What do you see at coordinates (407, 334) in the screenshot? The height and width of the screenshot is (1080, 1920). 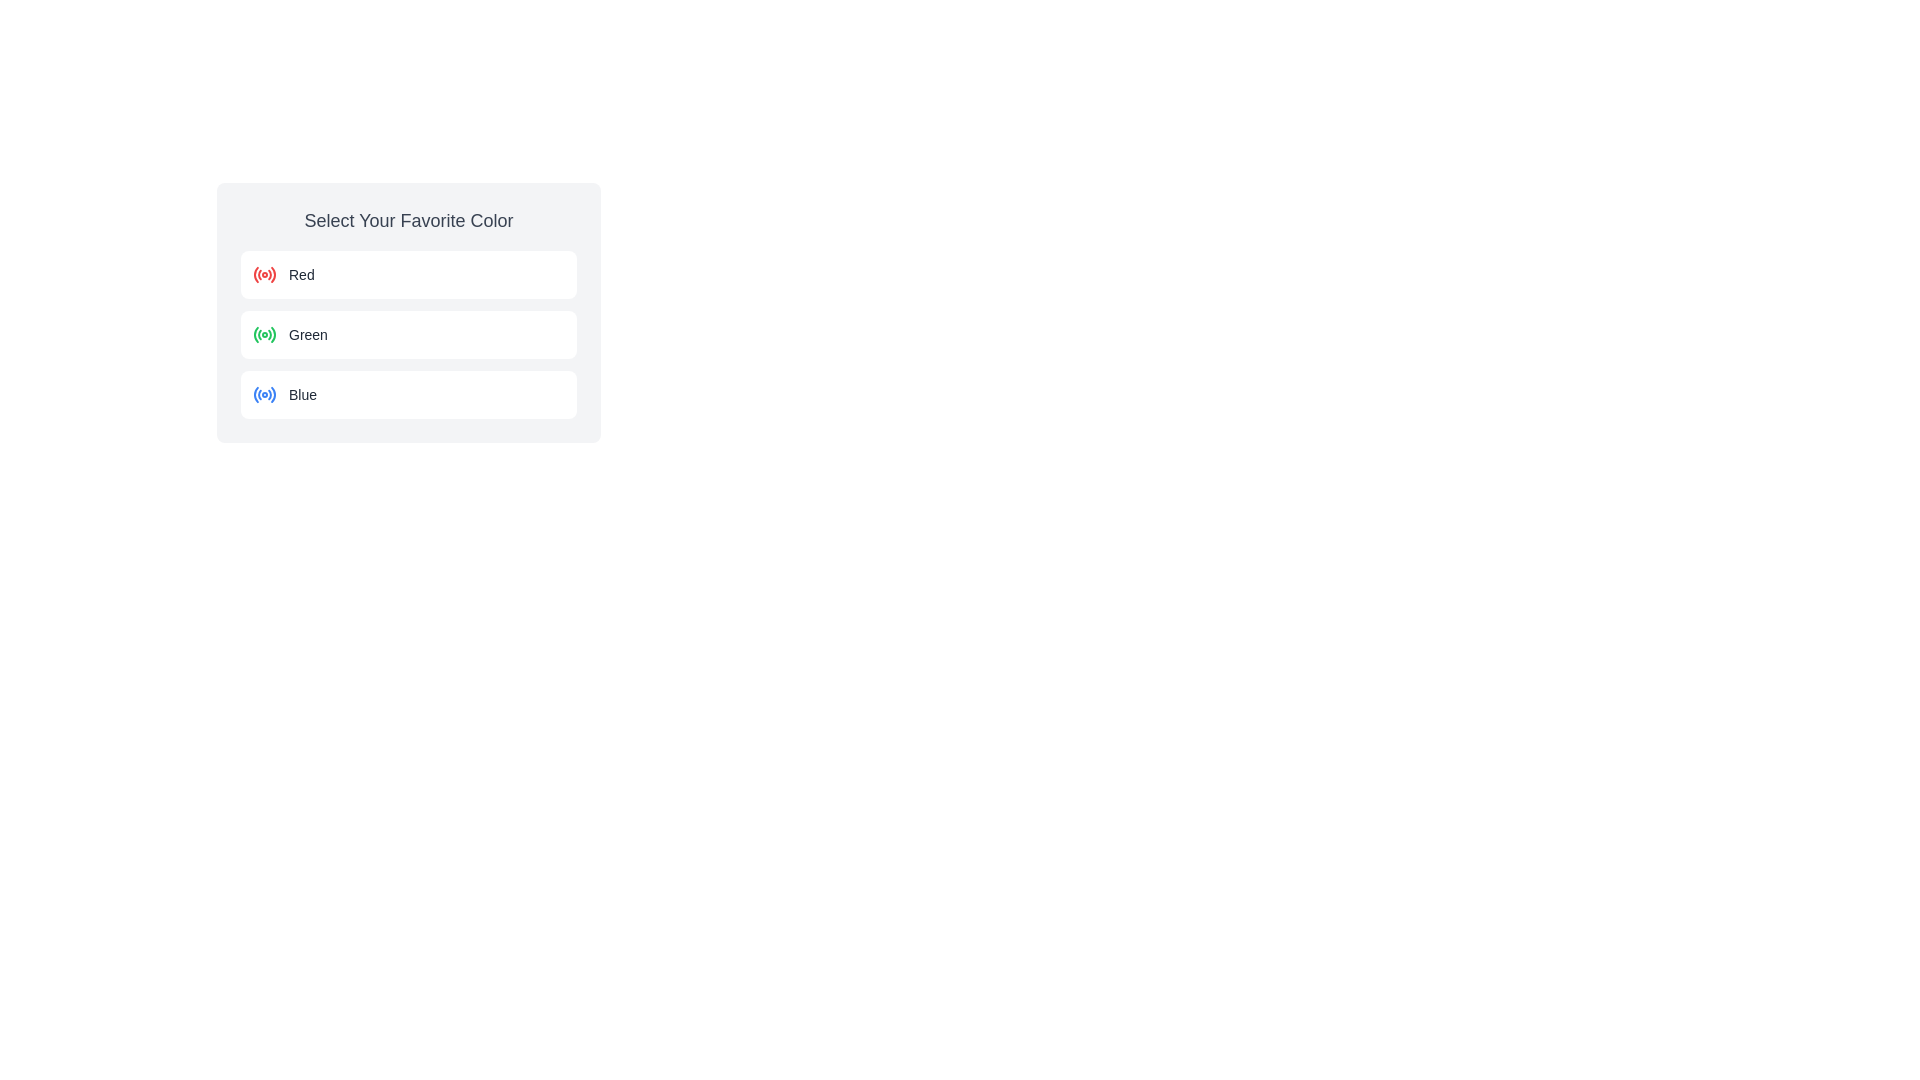 I see `the radio button next to the 'Green' option in the group of selectable items labeled 'Select Your Favorite Color'` at bounding box center [407, 334].